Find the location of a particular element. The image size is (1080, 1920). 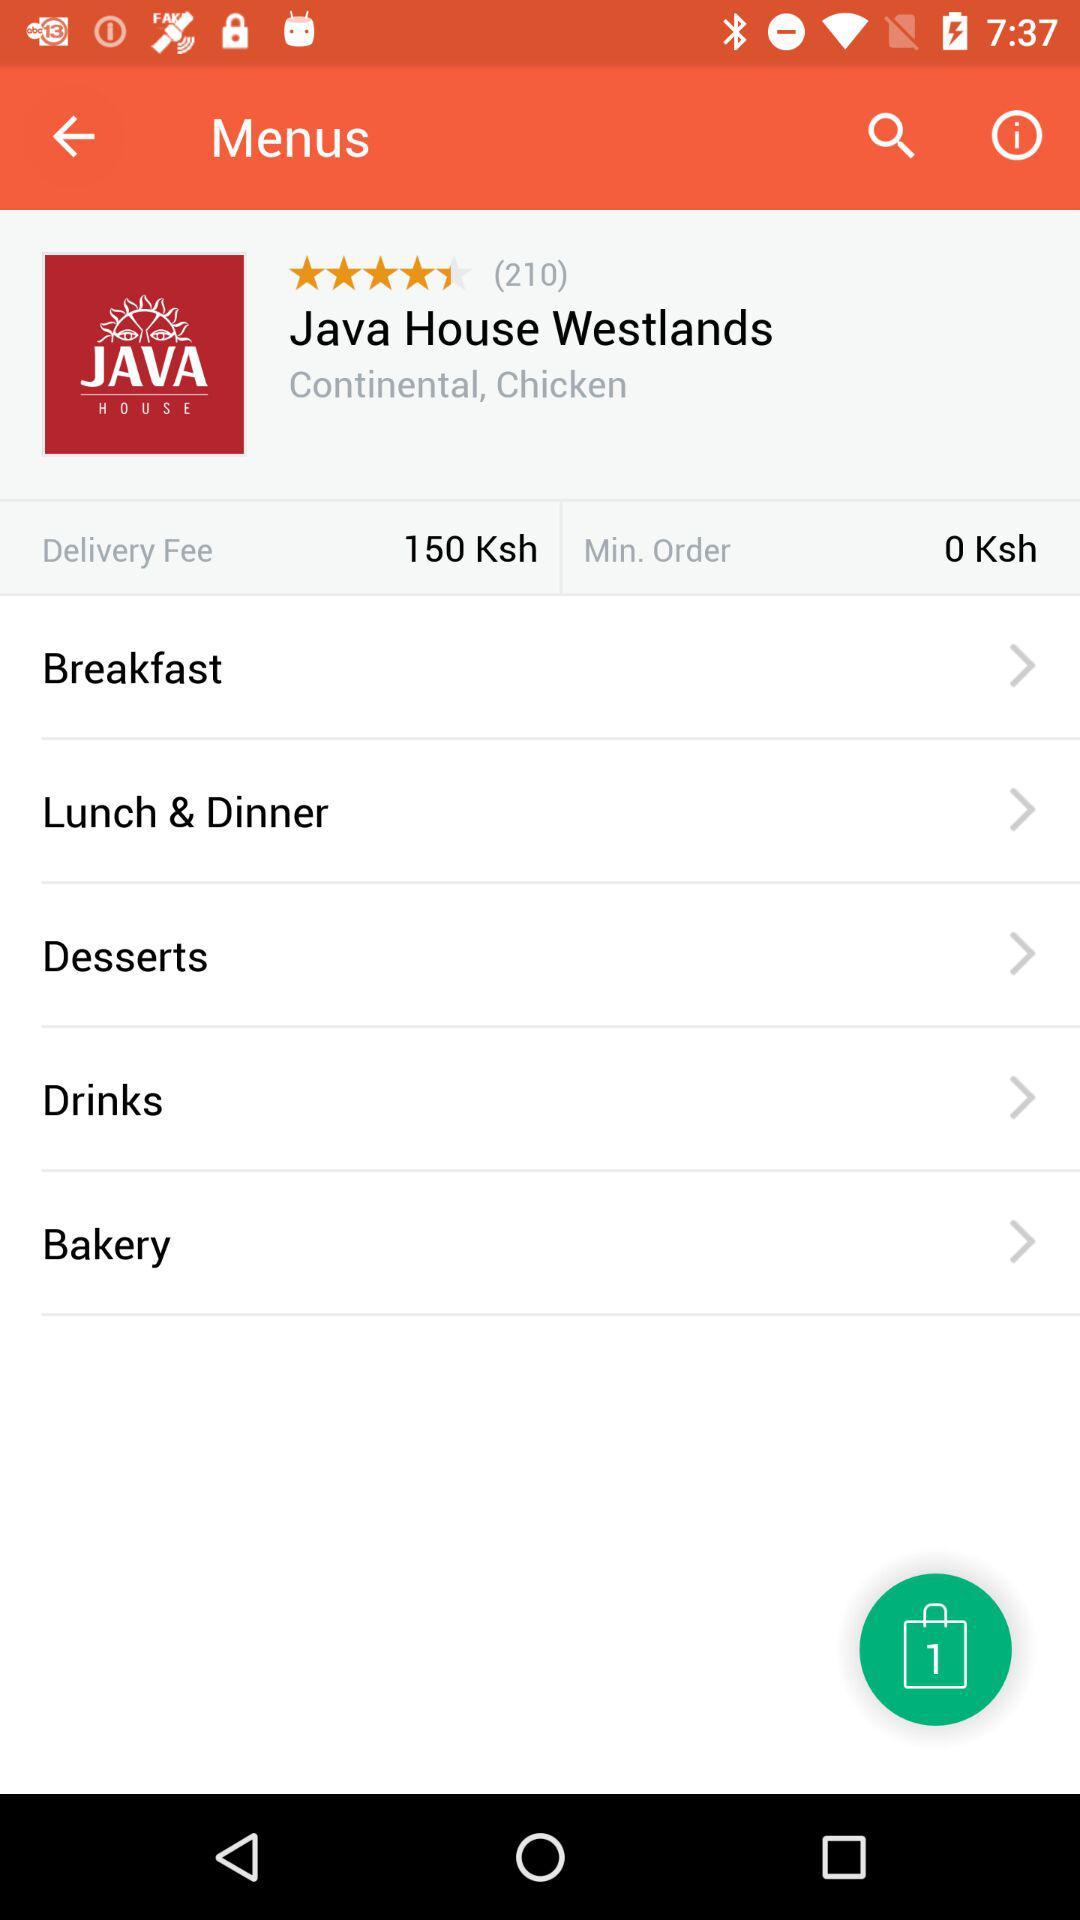

the icon next to the menus is located at coordinates (890, 135).